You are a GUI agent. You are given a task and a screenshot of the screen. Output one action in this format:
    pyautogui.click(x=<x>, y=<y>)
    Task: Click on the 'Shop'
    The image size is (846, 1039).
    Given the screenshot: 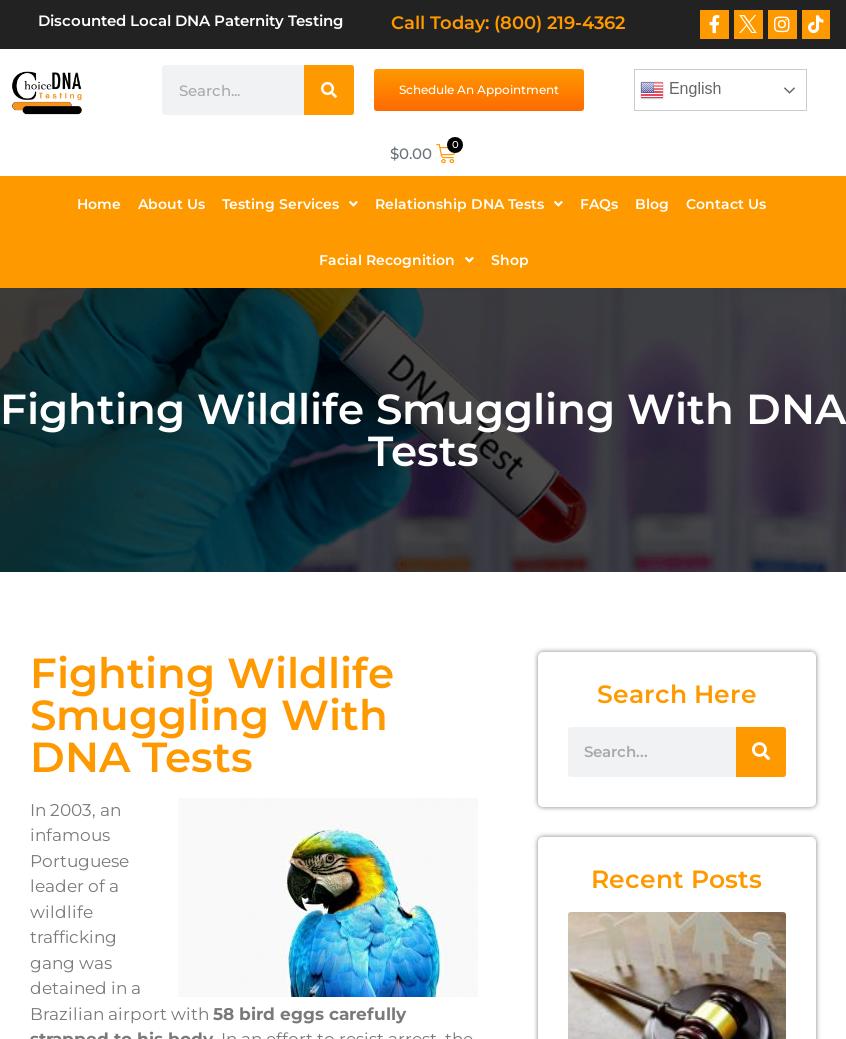 What is the action you would take?
    pyautogui.click(x=490, y=259)
    